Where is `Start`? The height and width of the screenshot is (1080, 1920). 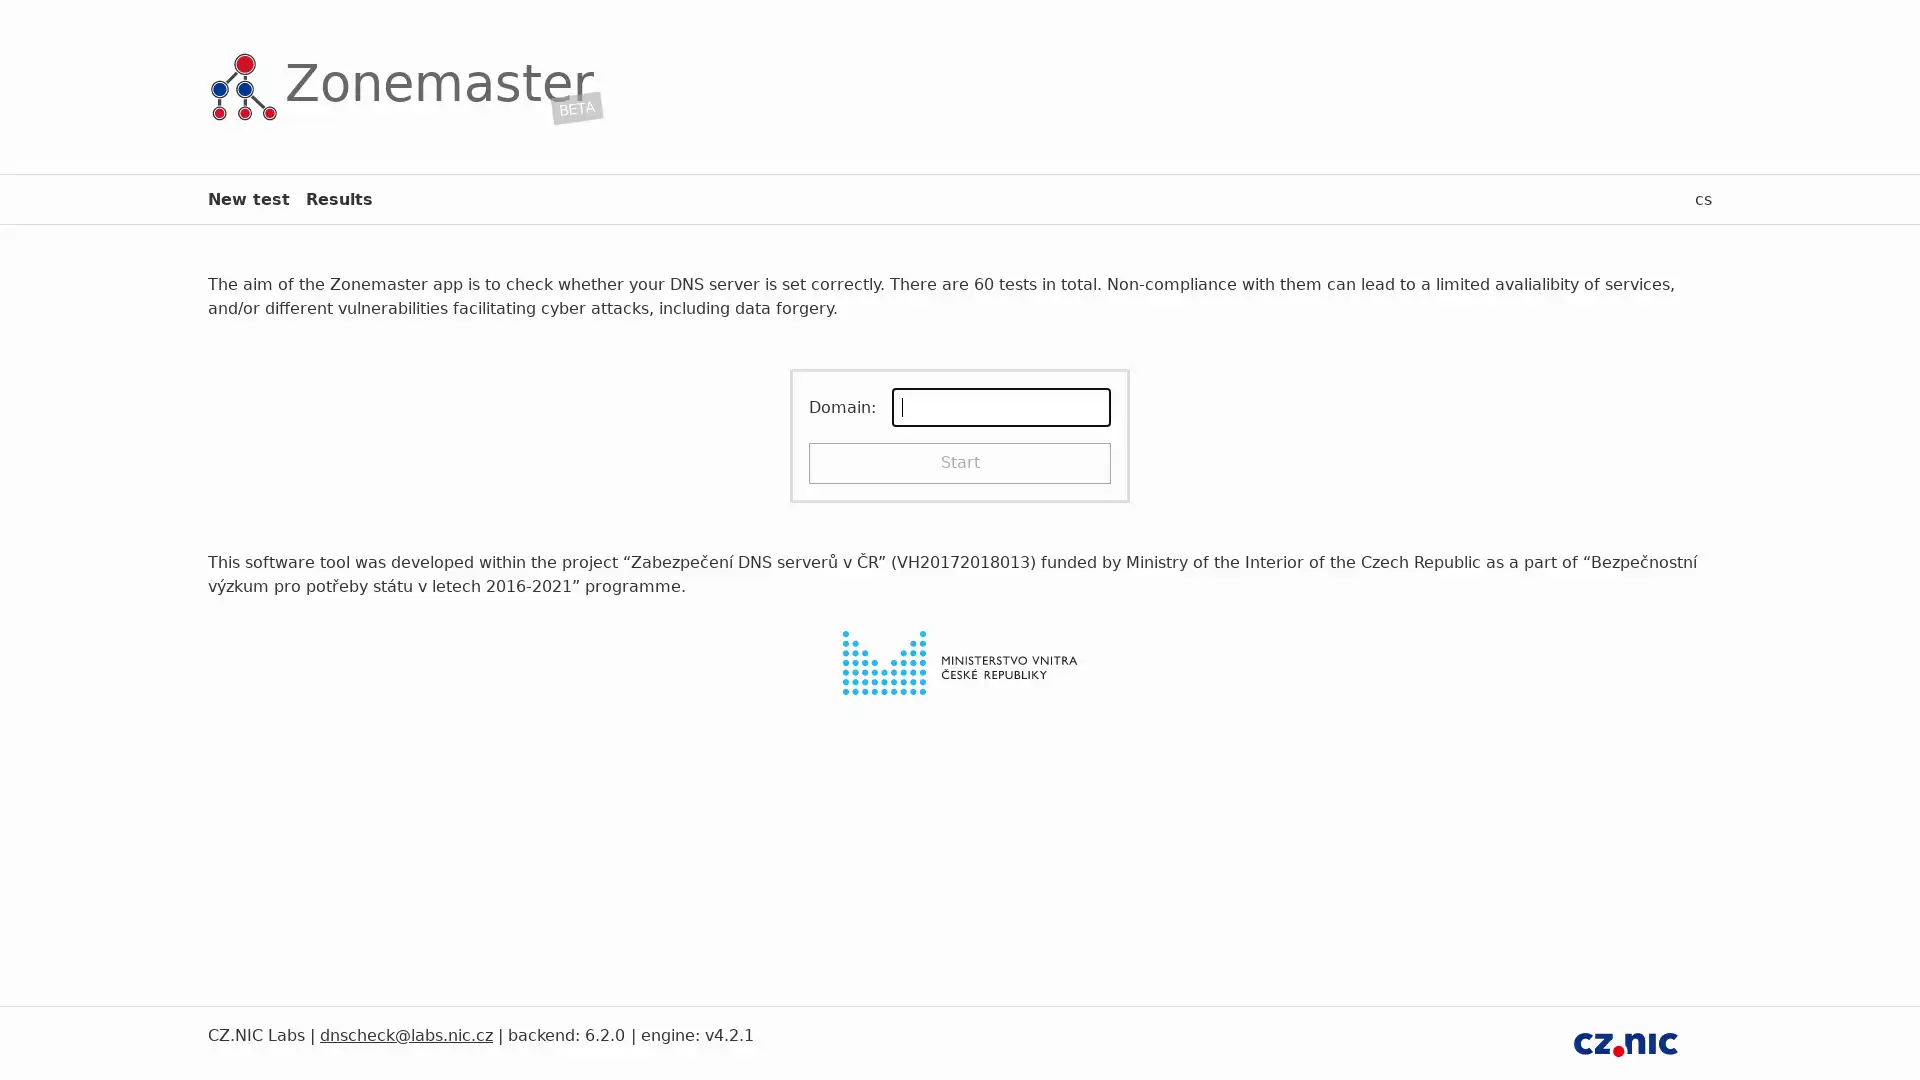 Start is located at coordinates (958, 462).